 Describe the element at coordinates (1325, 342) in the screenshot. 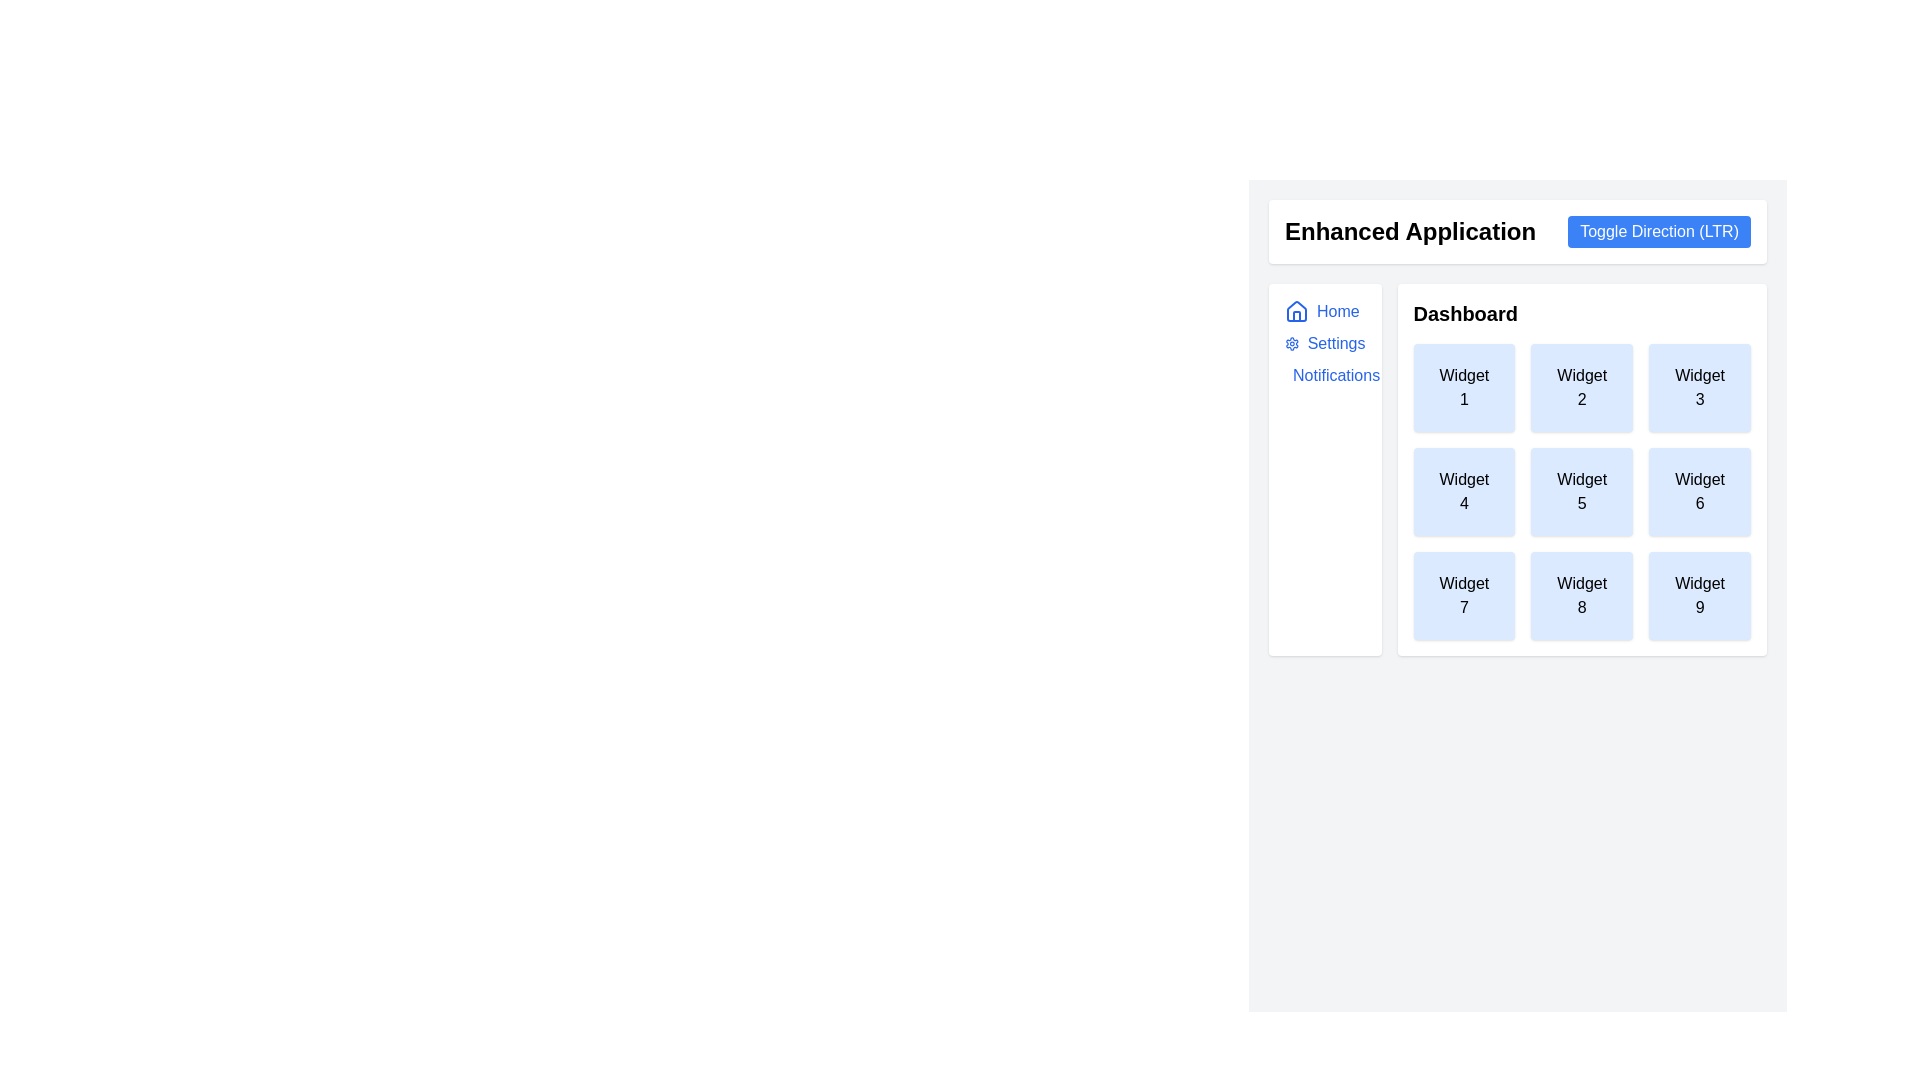

I see `the 'Settings' navigation link located in the vertical sidebar menu, which is the second option below 'Home' and above 'Notifications'` at that location.